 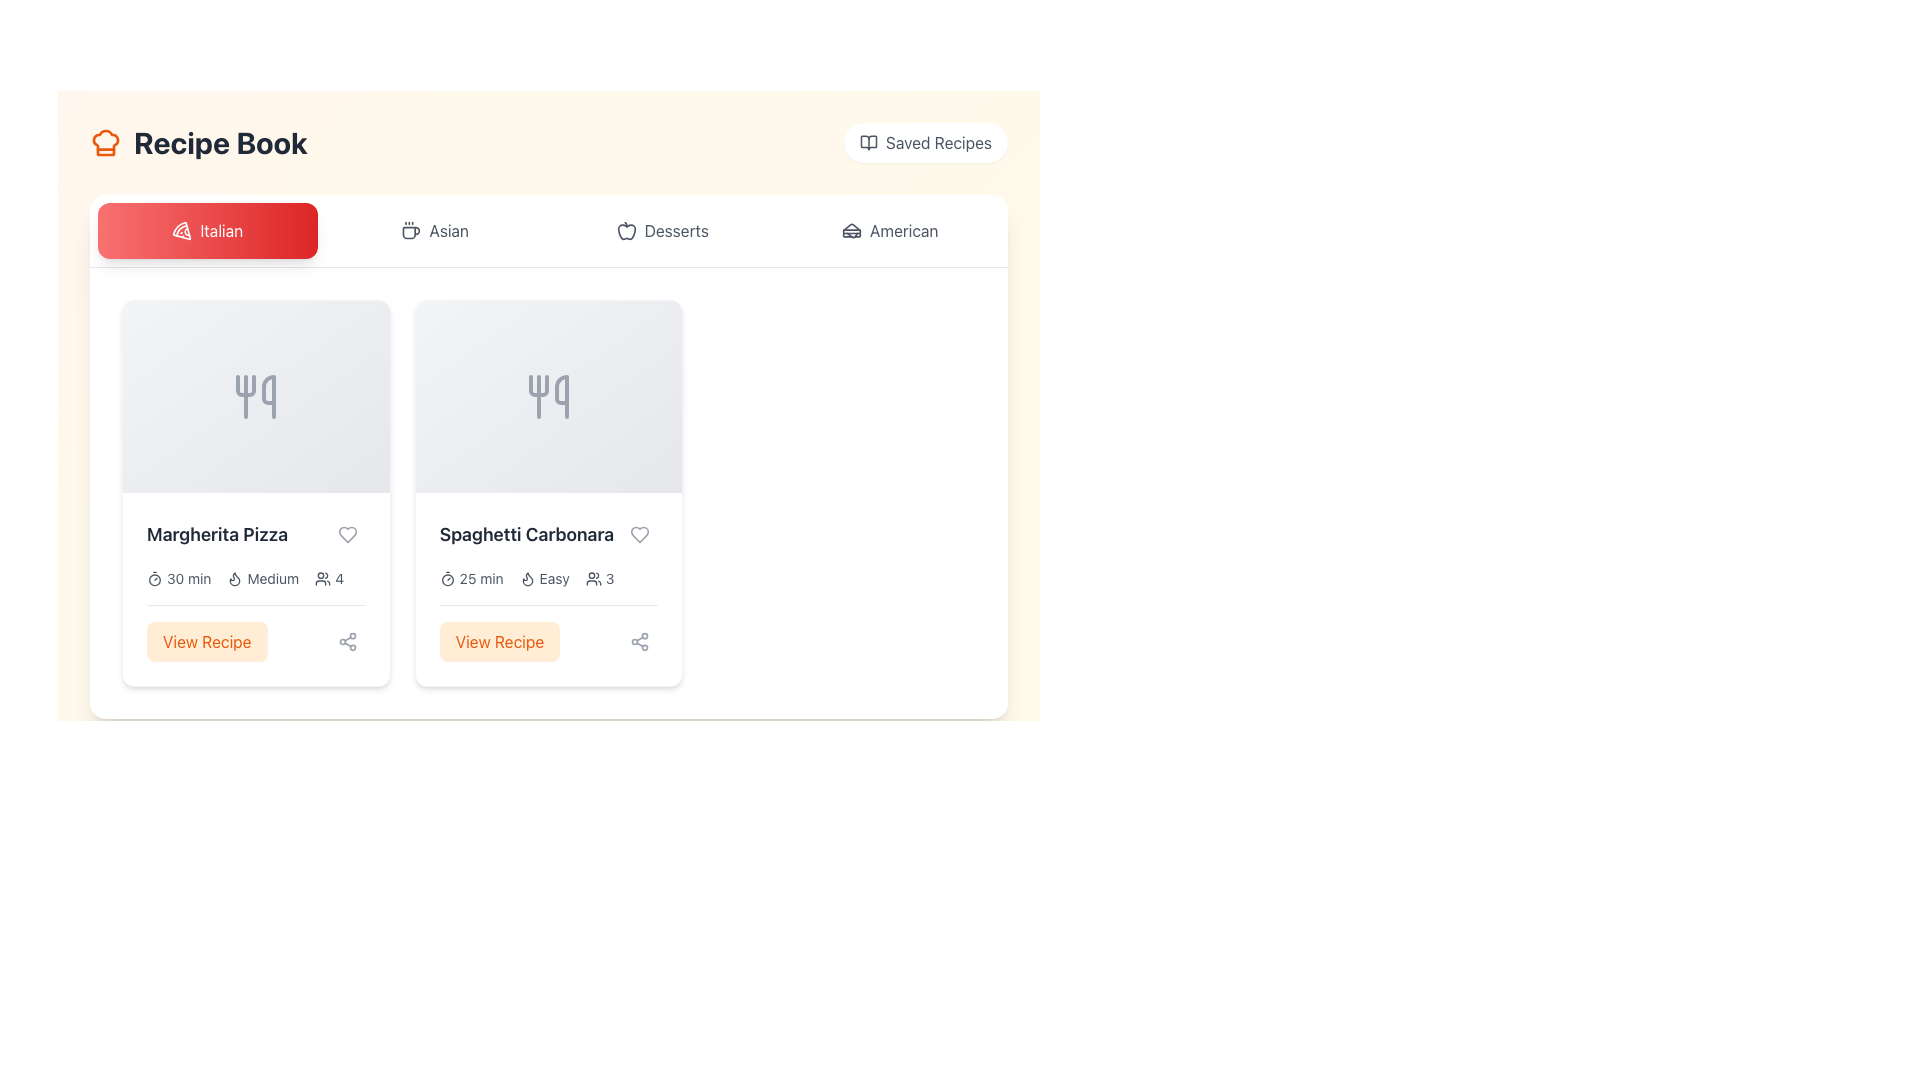 I want to click on the text label that serves as the title of the recipe on the first recipe card in the recipe book's content grid, so click(x=217, y=534).